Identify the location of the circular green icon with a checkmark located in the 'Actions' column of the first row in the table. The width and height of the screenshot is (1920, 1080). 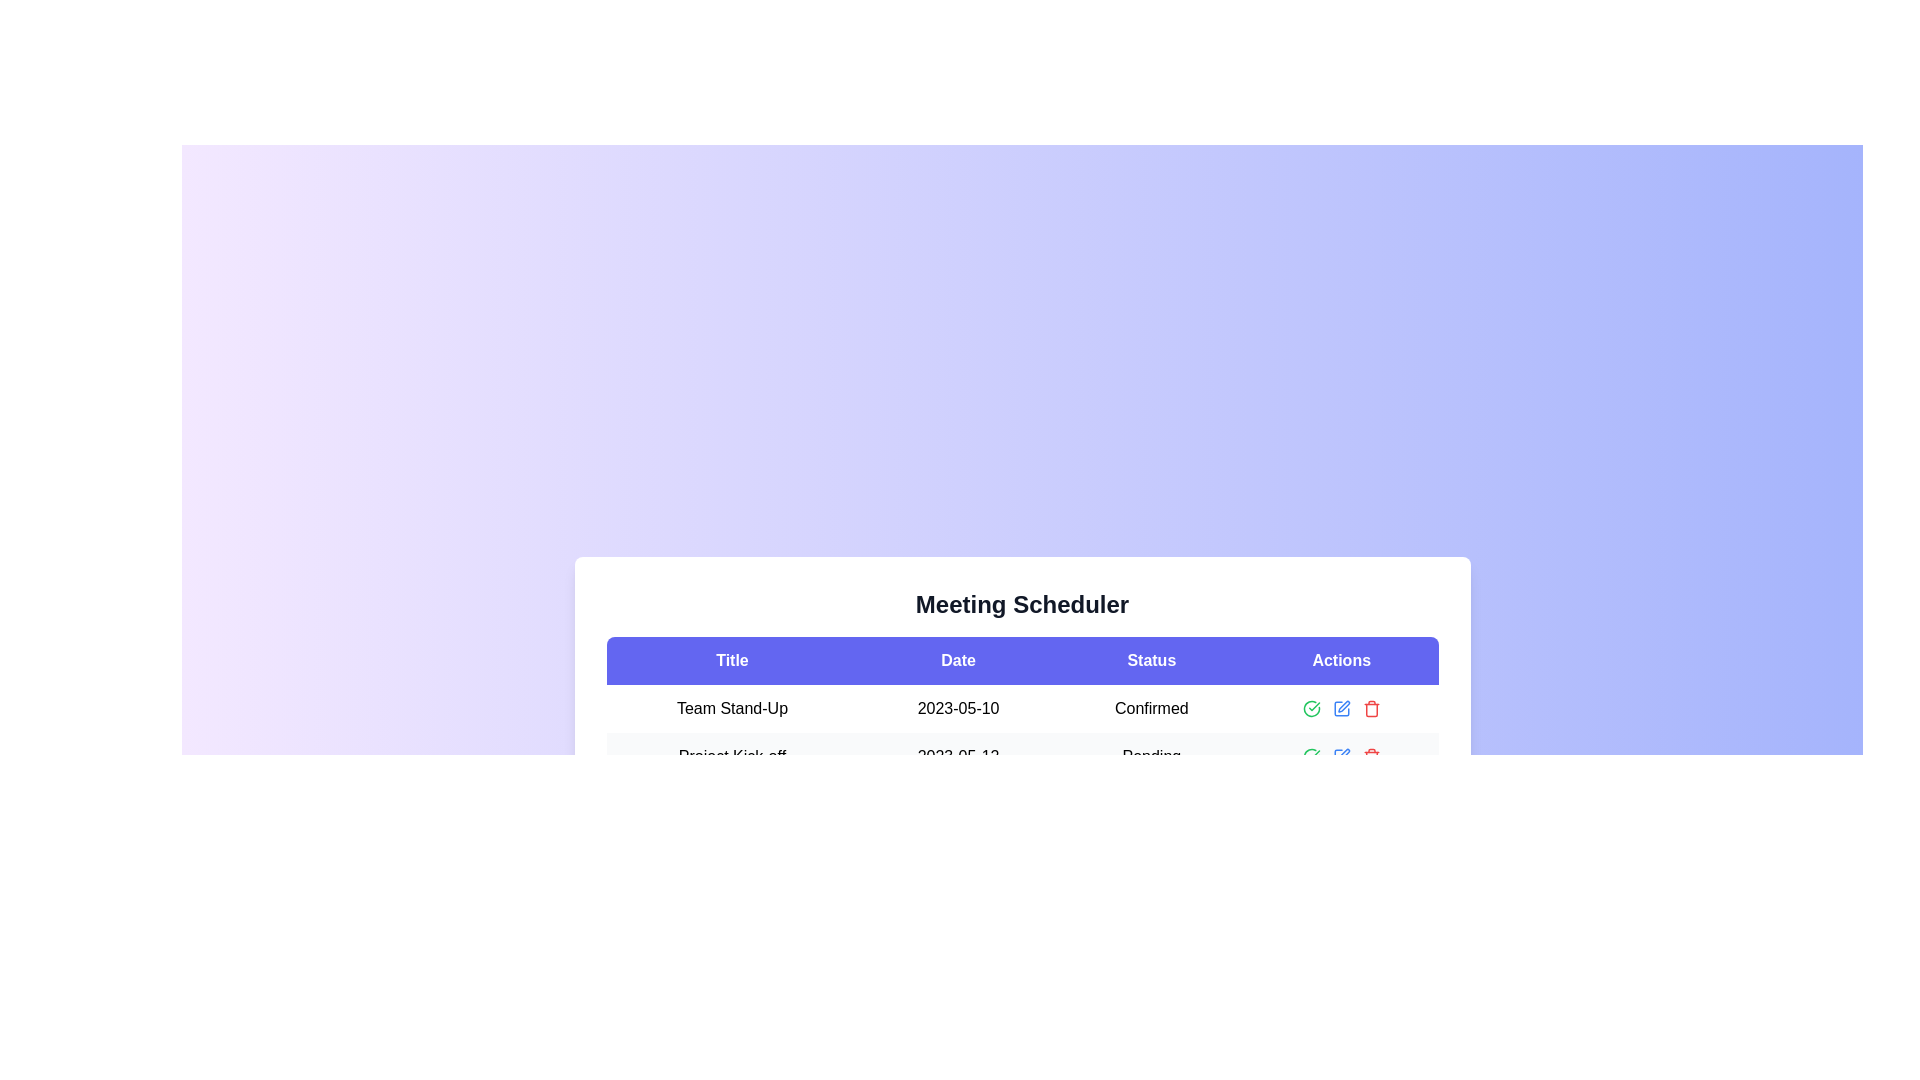
(1311, 756).